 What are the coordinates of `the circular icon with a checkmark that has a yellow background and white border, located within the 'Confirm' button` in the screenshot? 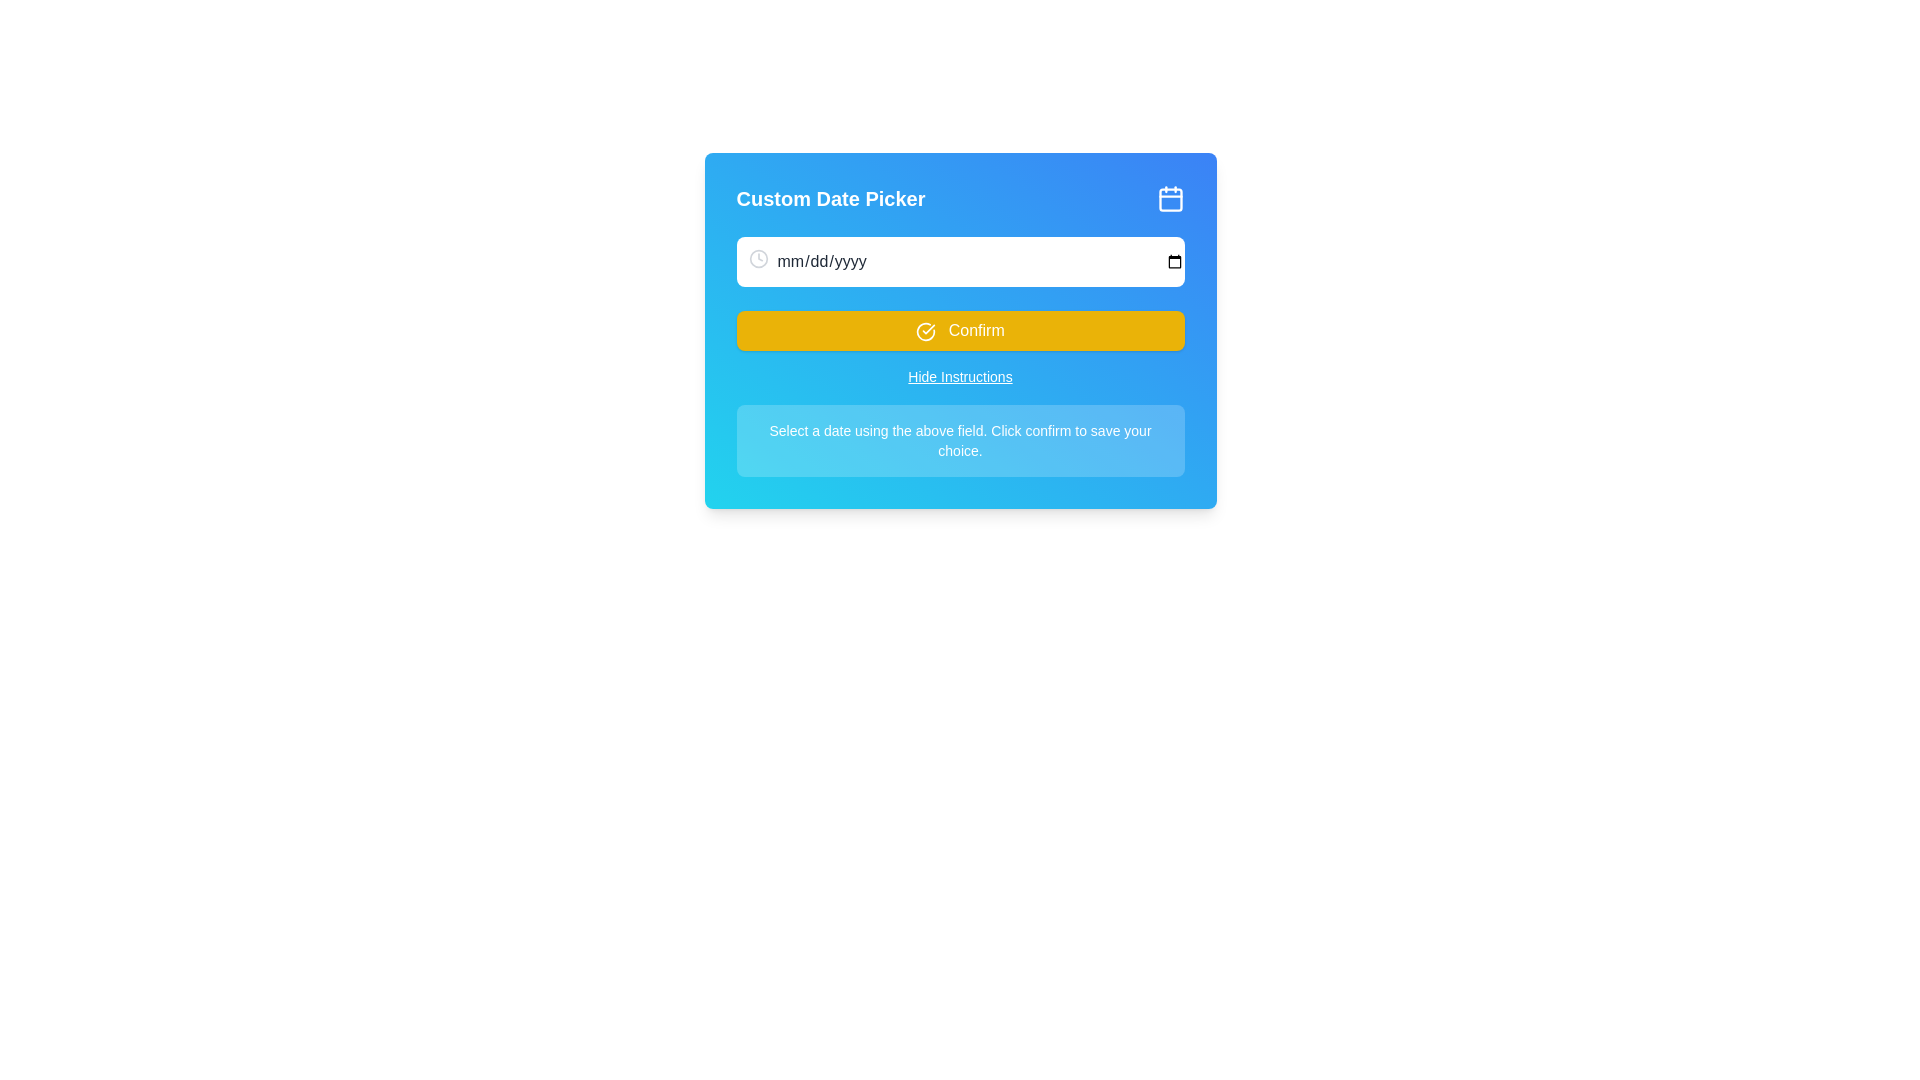 It's located at (925, 330).